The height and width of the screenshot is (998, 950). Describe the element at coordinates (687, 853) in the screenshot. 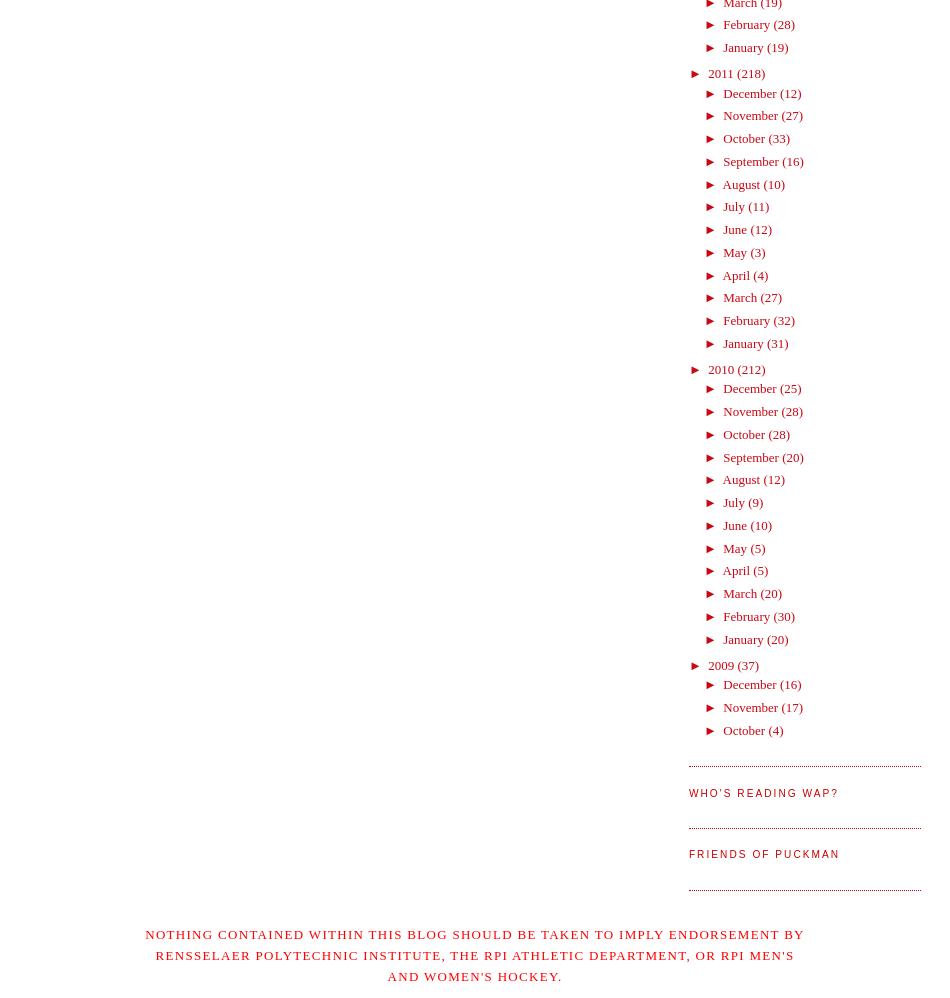

I see `'Friends of Puckman'` at that location.